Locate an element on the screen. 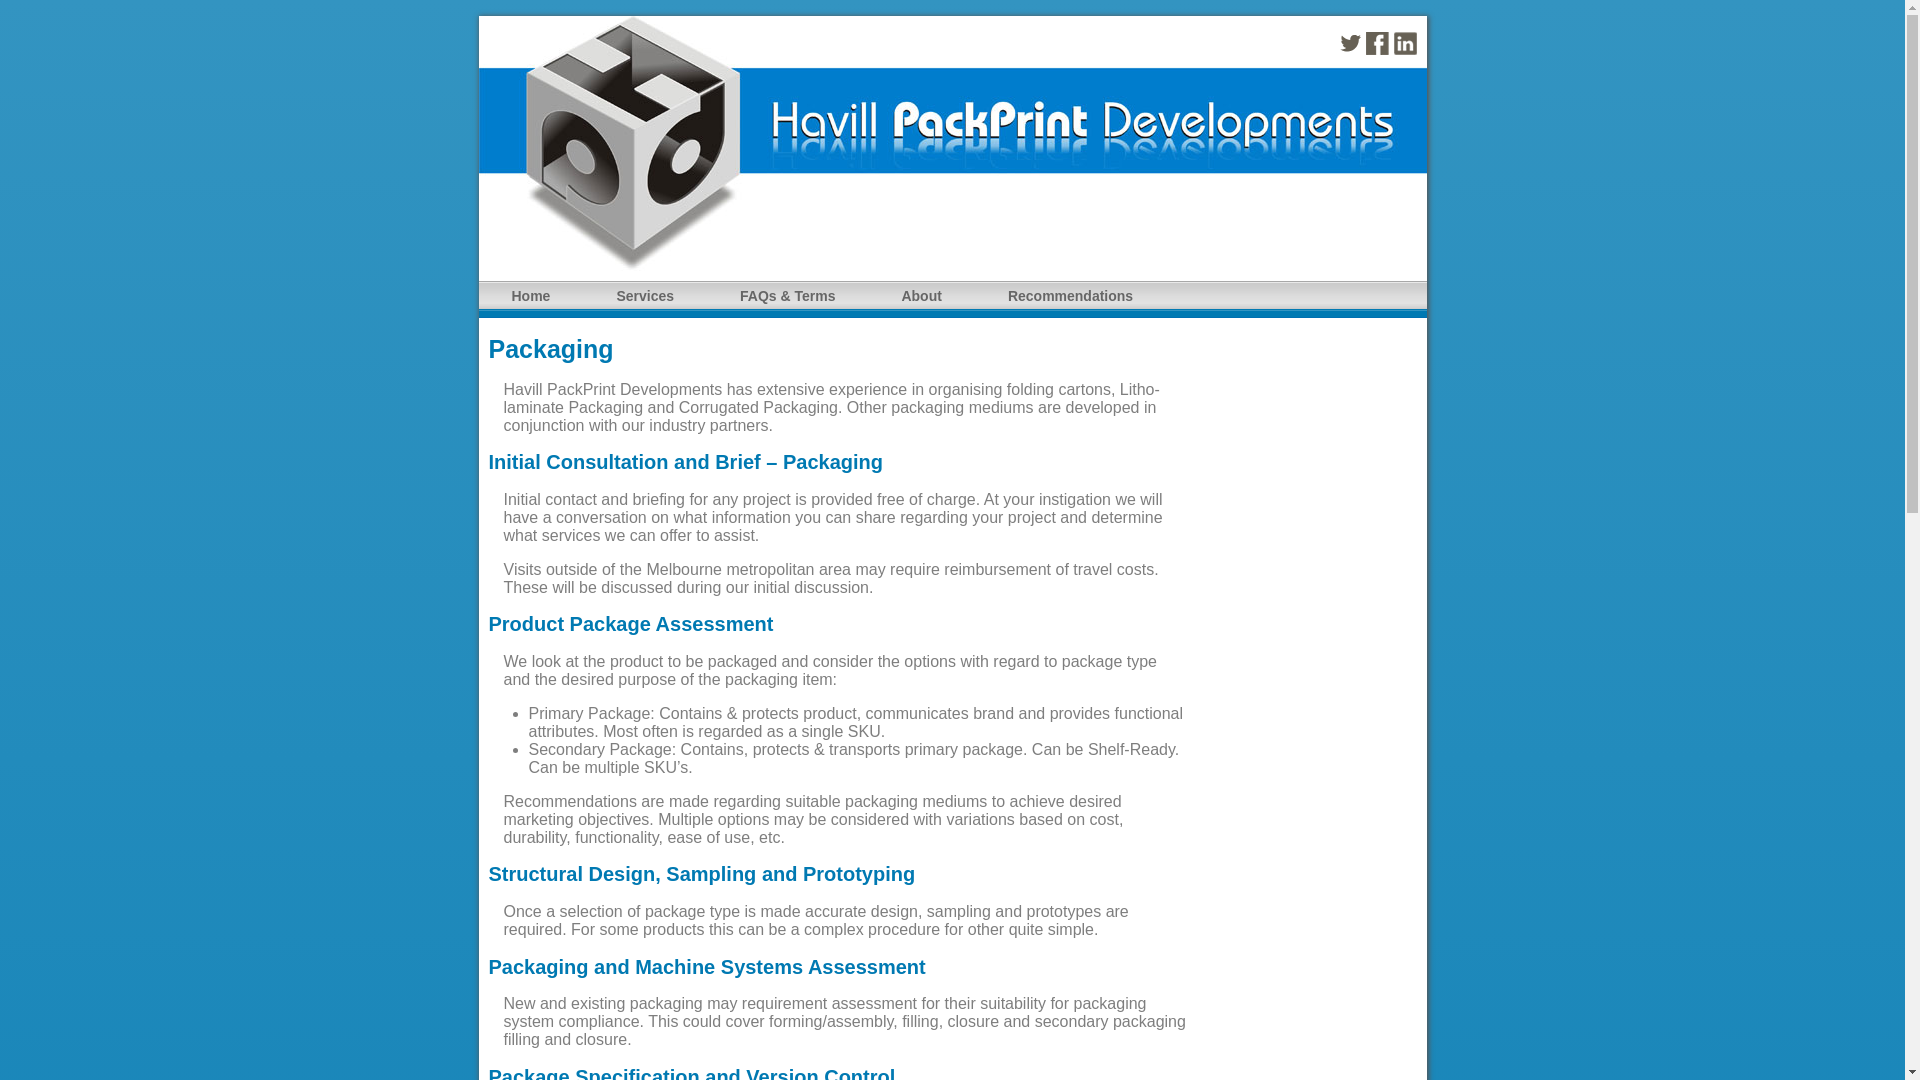 The height and width of the screenshot is (1080, 1920). 'Recommendations' is located at coordinates (1069, 296).